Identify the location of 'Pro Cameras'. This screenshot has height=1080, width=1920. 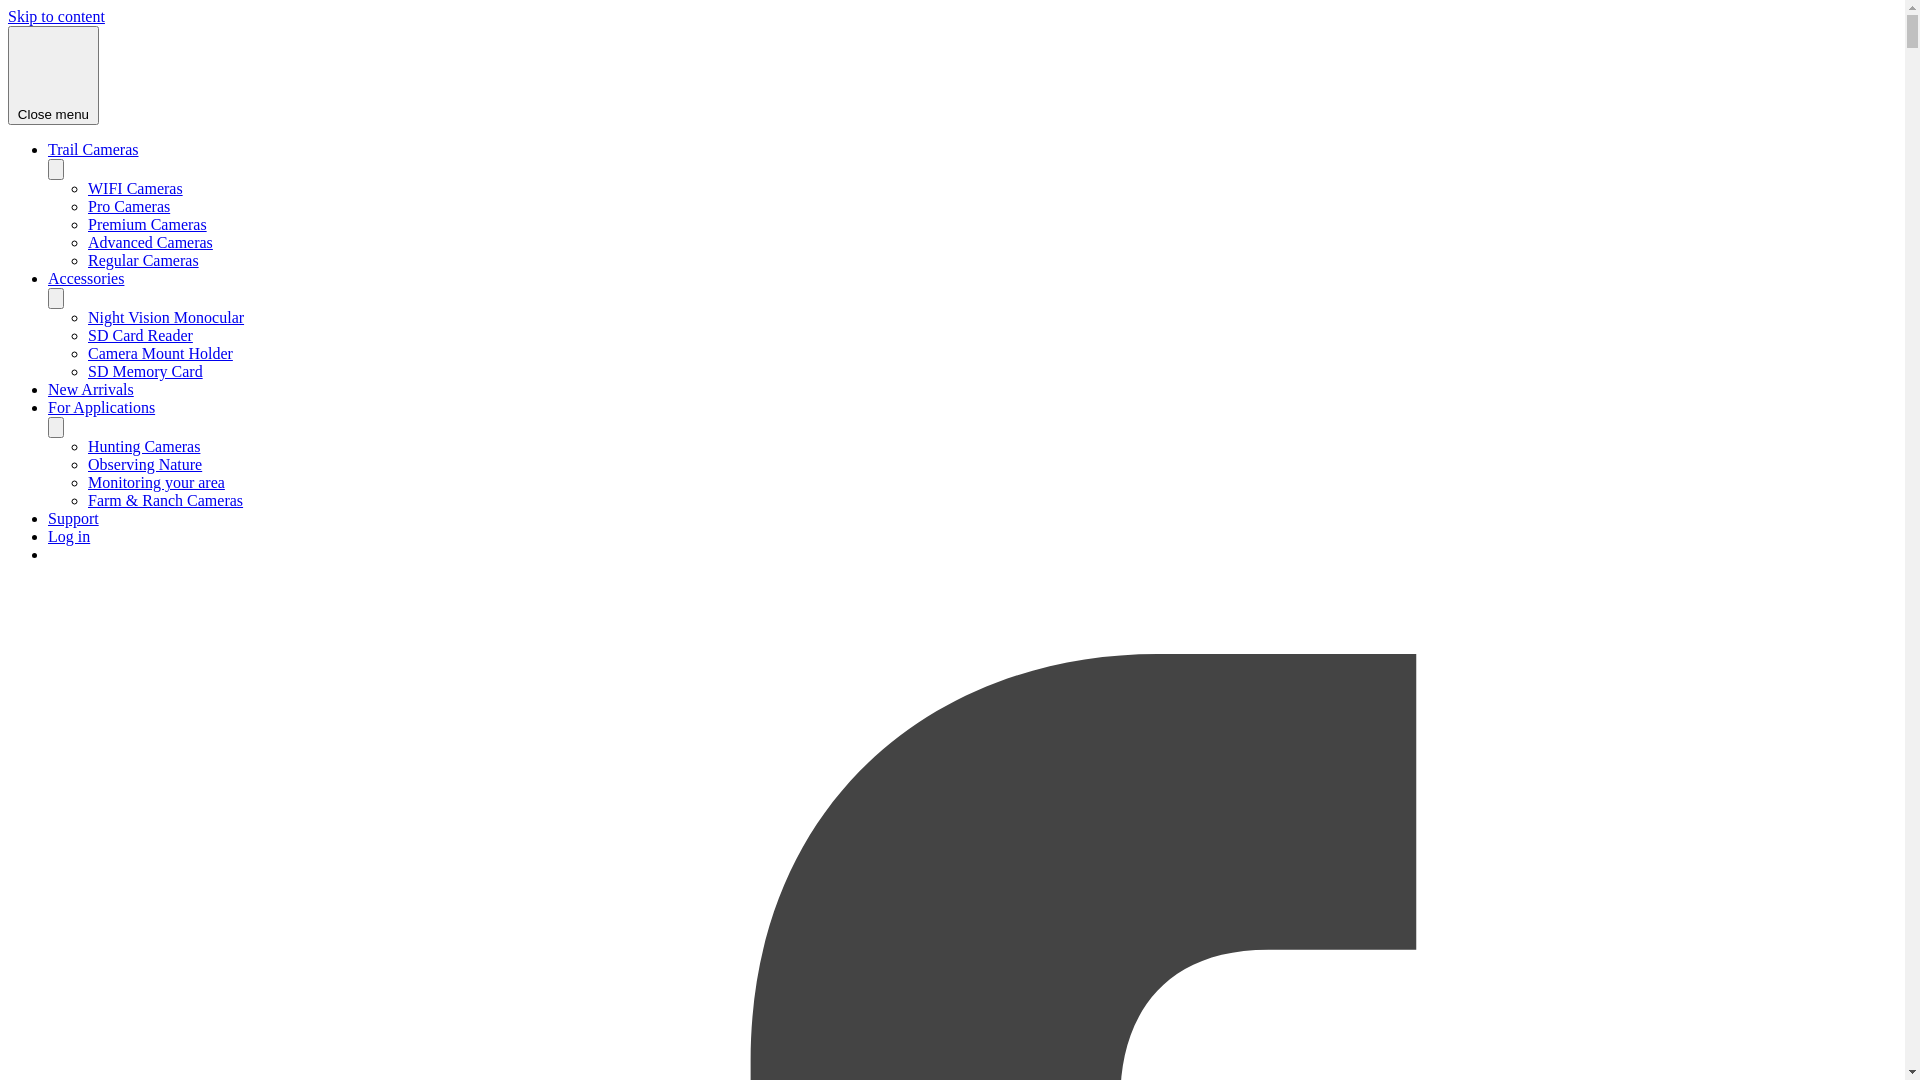
(128, 206).